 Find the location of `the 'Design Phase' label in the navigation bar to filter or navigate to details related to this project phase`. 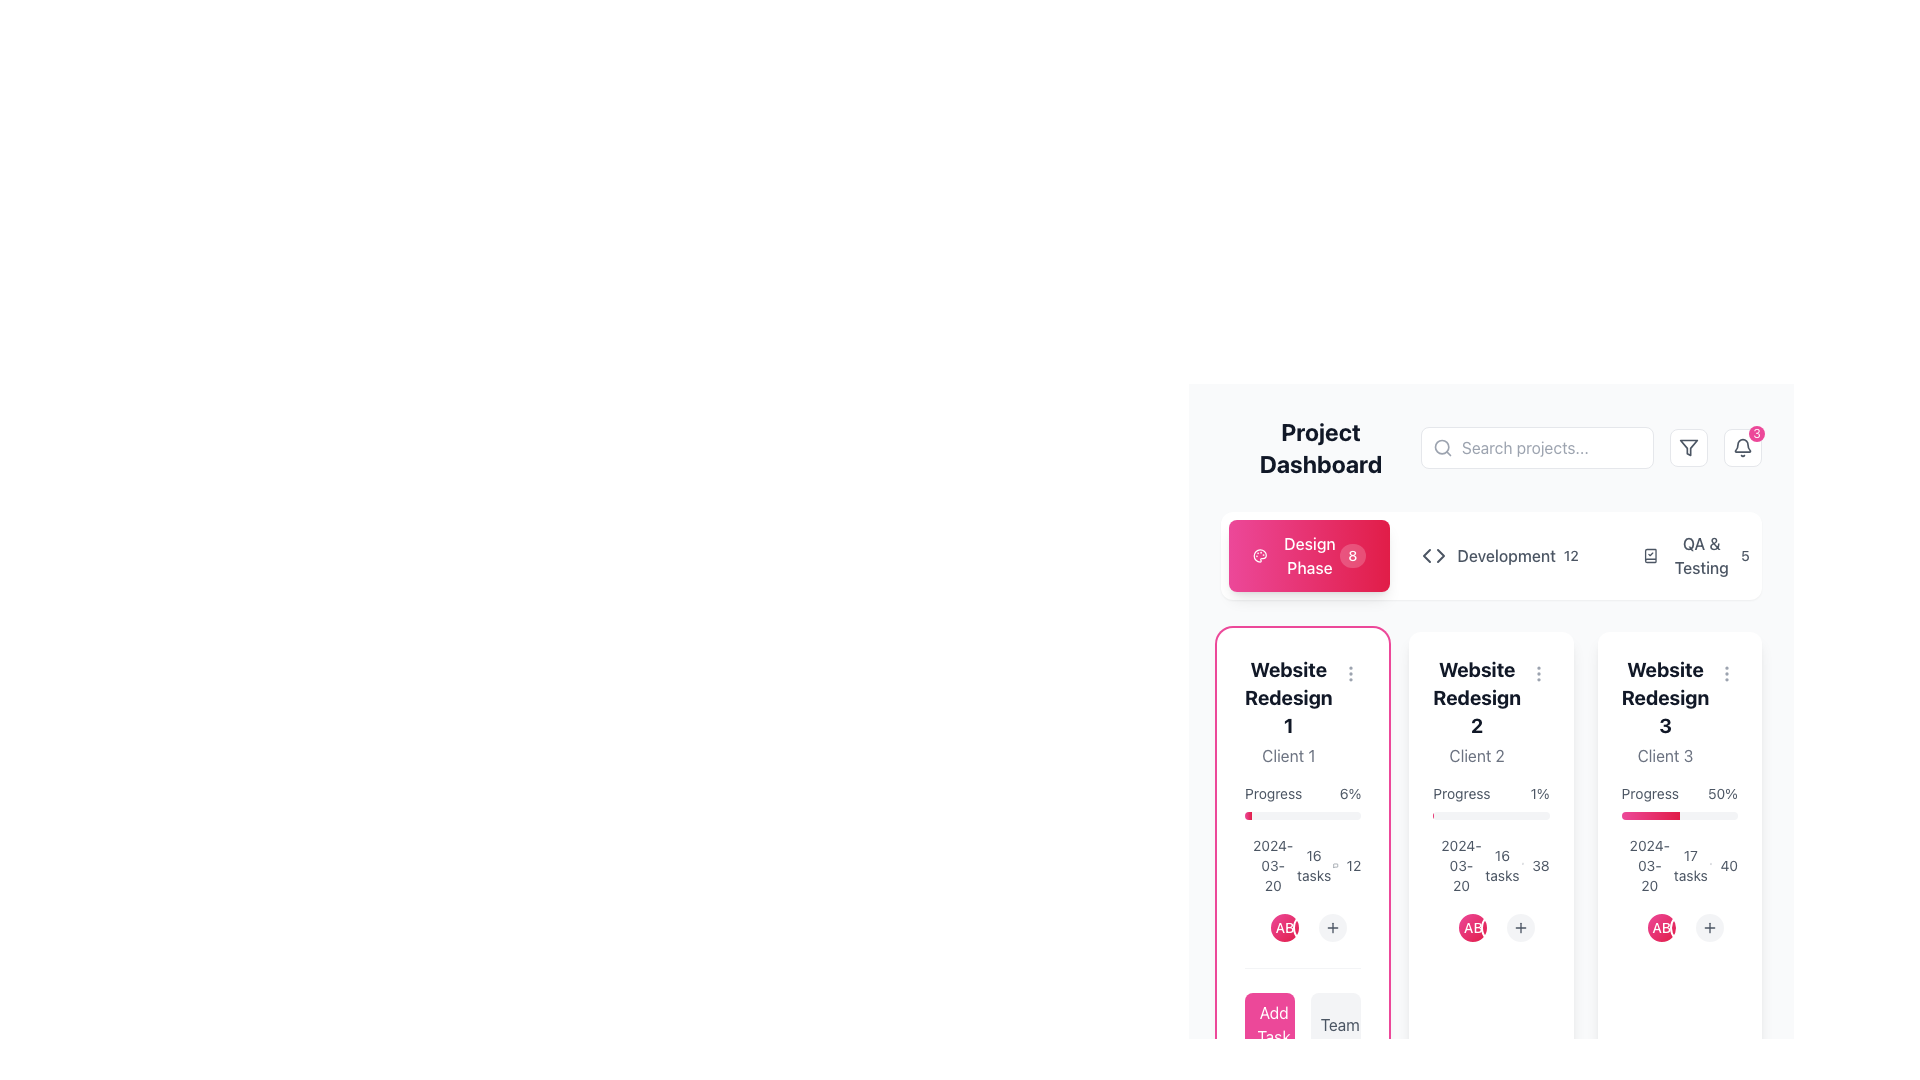

the 'Design Phase' label in the navigation bar to filter or navigate to details related to this project phase is located at coordinates (1296, 555).